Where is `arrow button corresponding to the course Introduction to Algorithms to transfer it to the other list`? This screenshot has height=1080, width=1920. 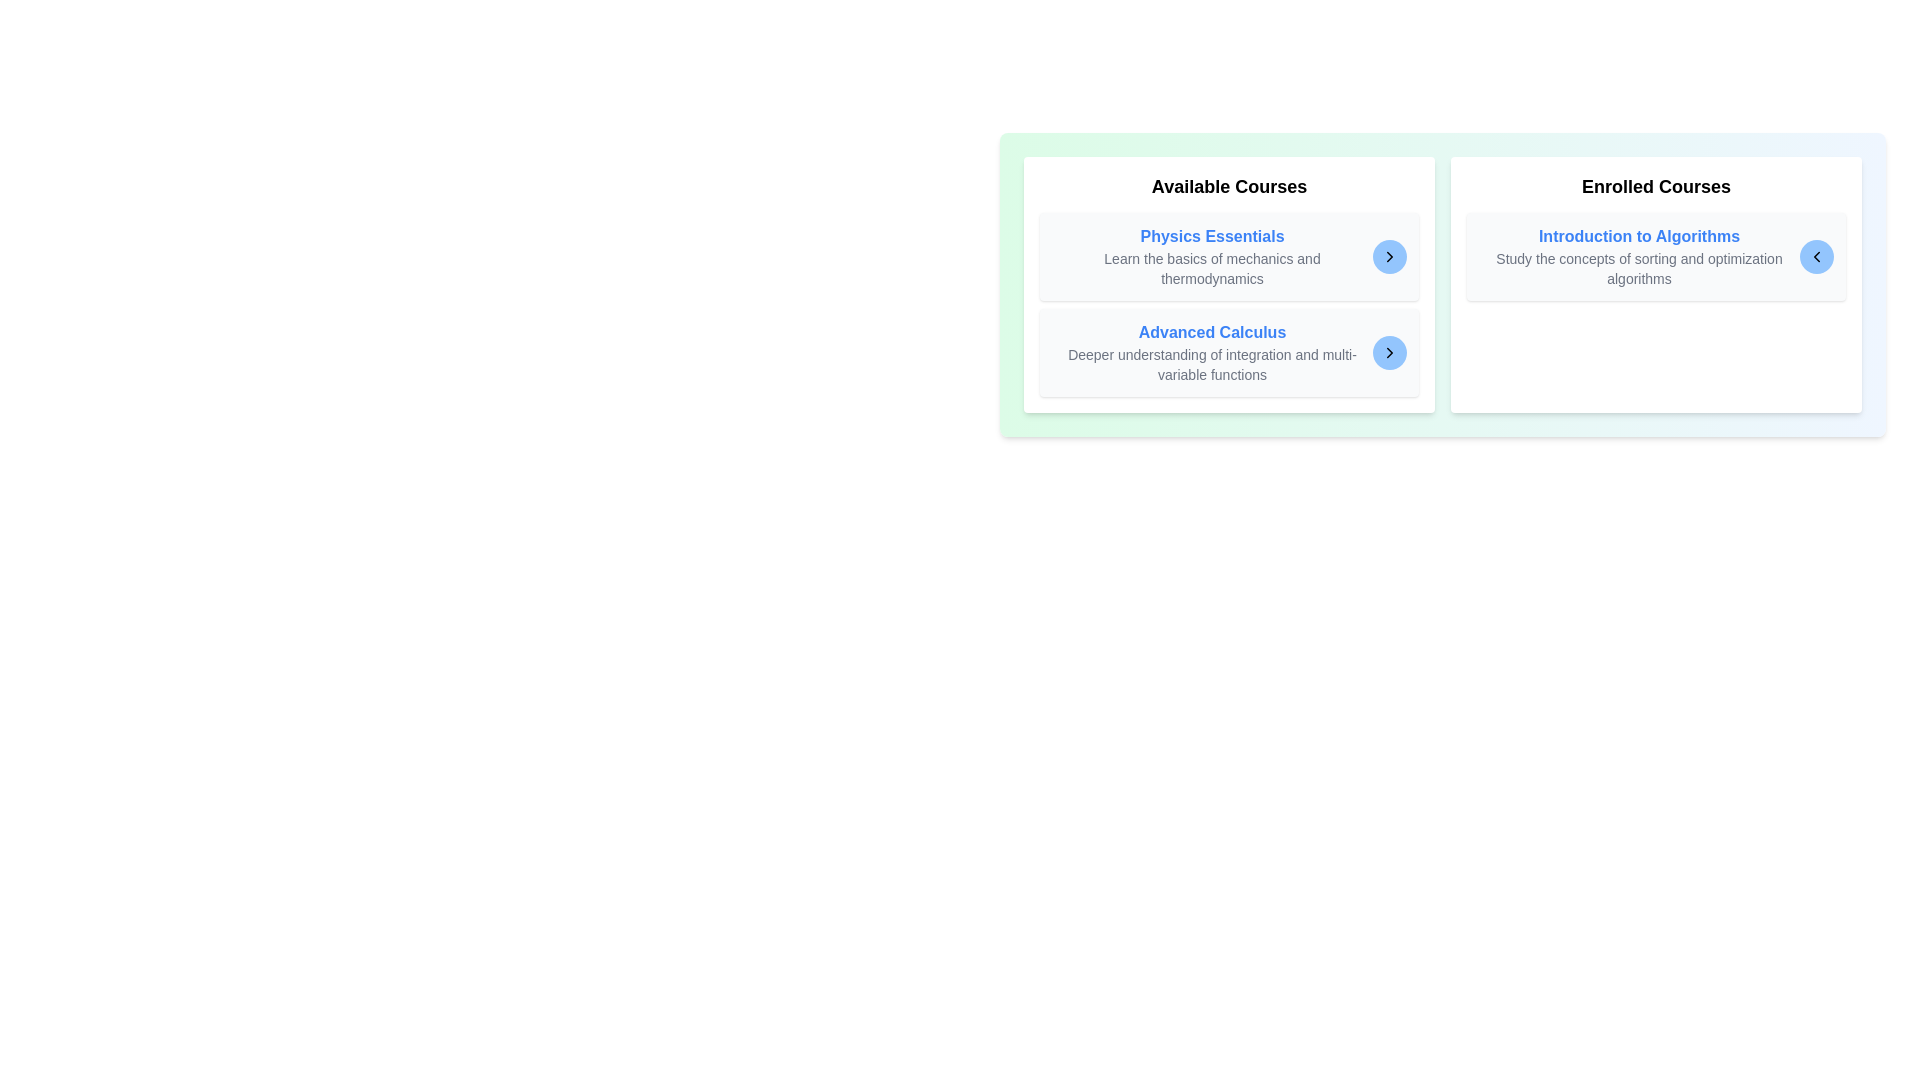
arrow button corresponding to the course Introduction to Algorithms to transfer it to the other list is located at coordinates (1817, 256).